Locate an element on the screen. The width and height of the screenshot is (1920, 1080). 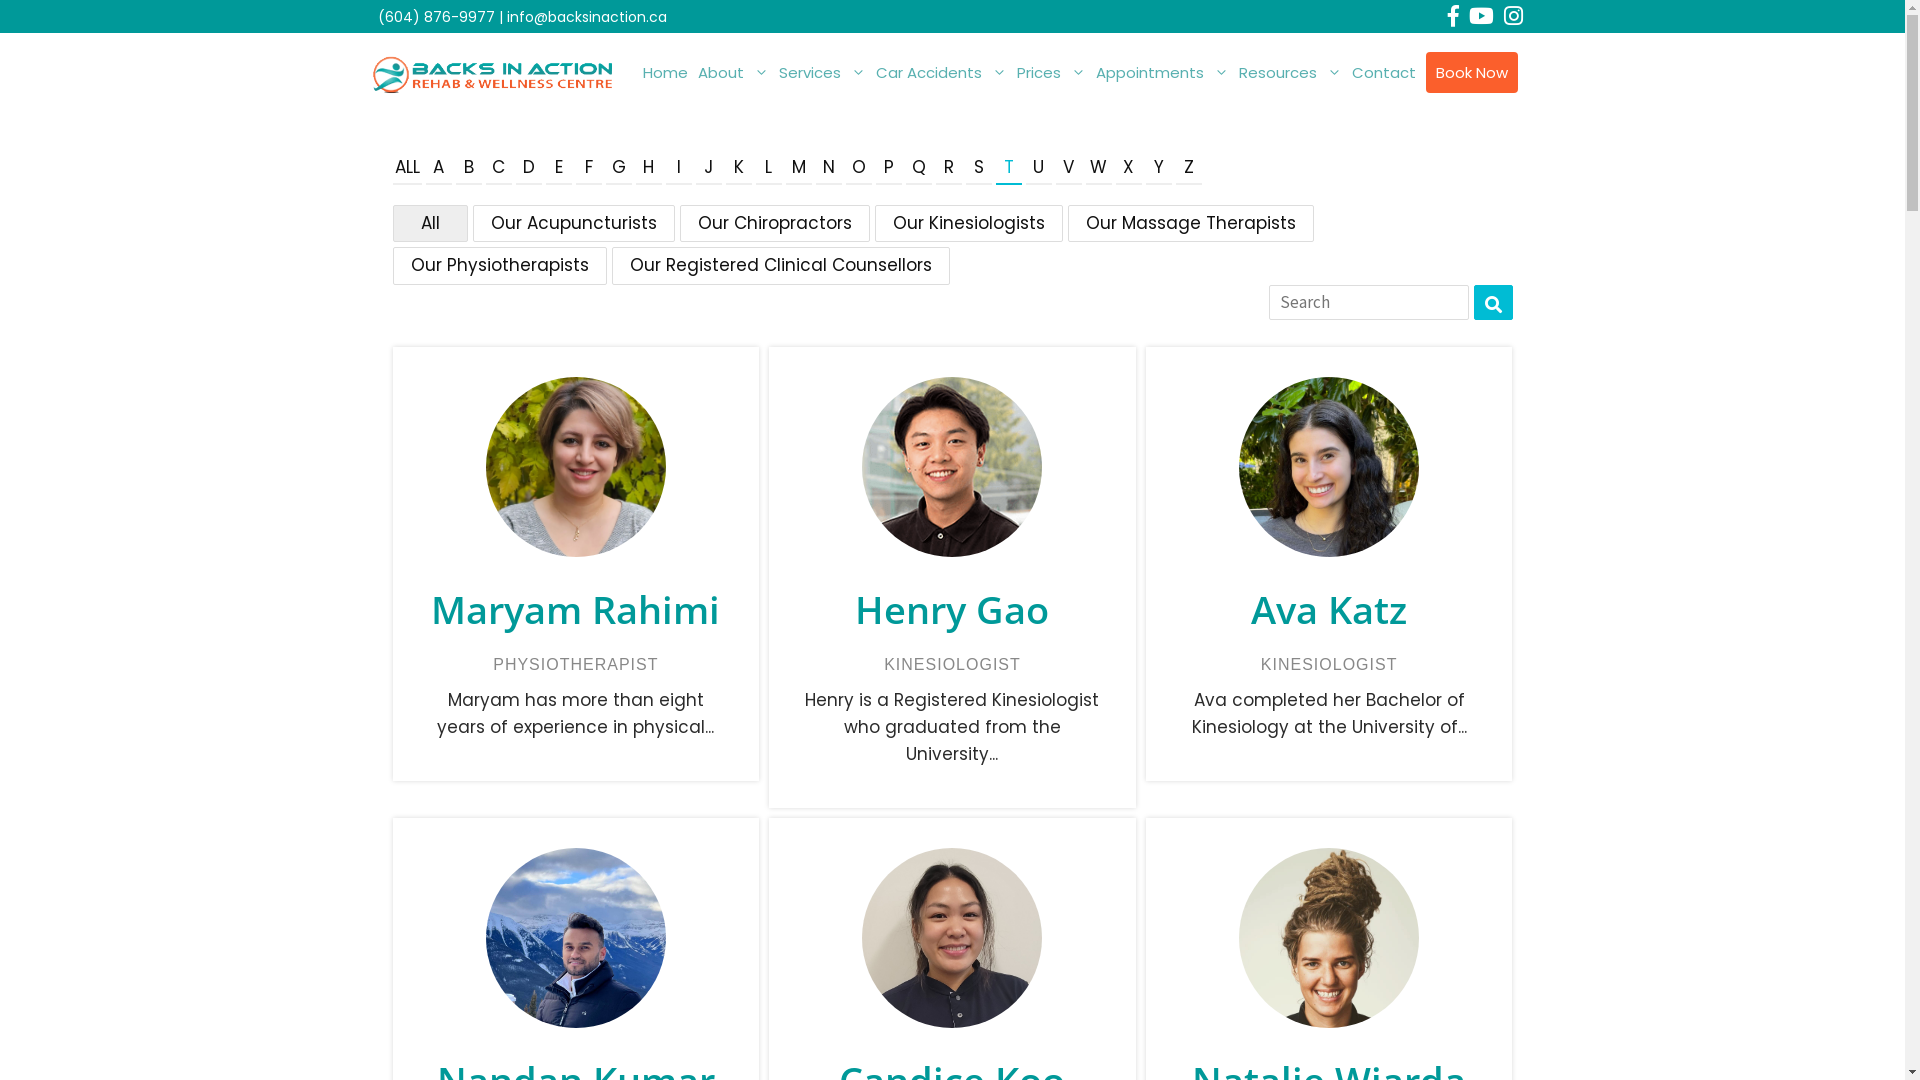
'X' is located at coordinates (1128, 168).